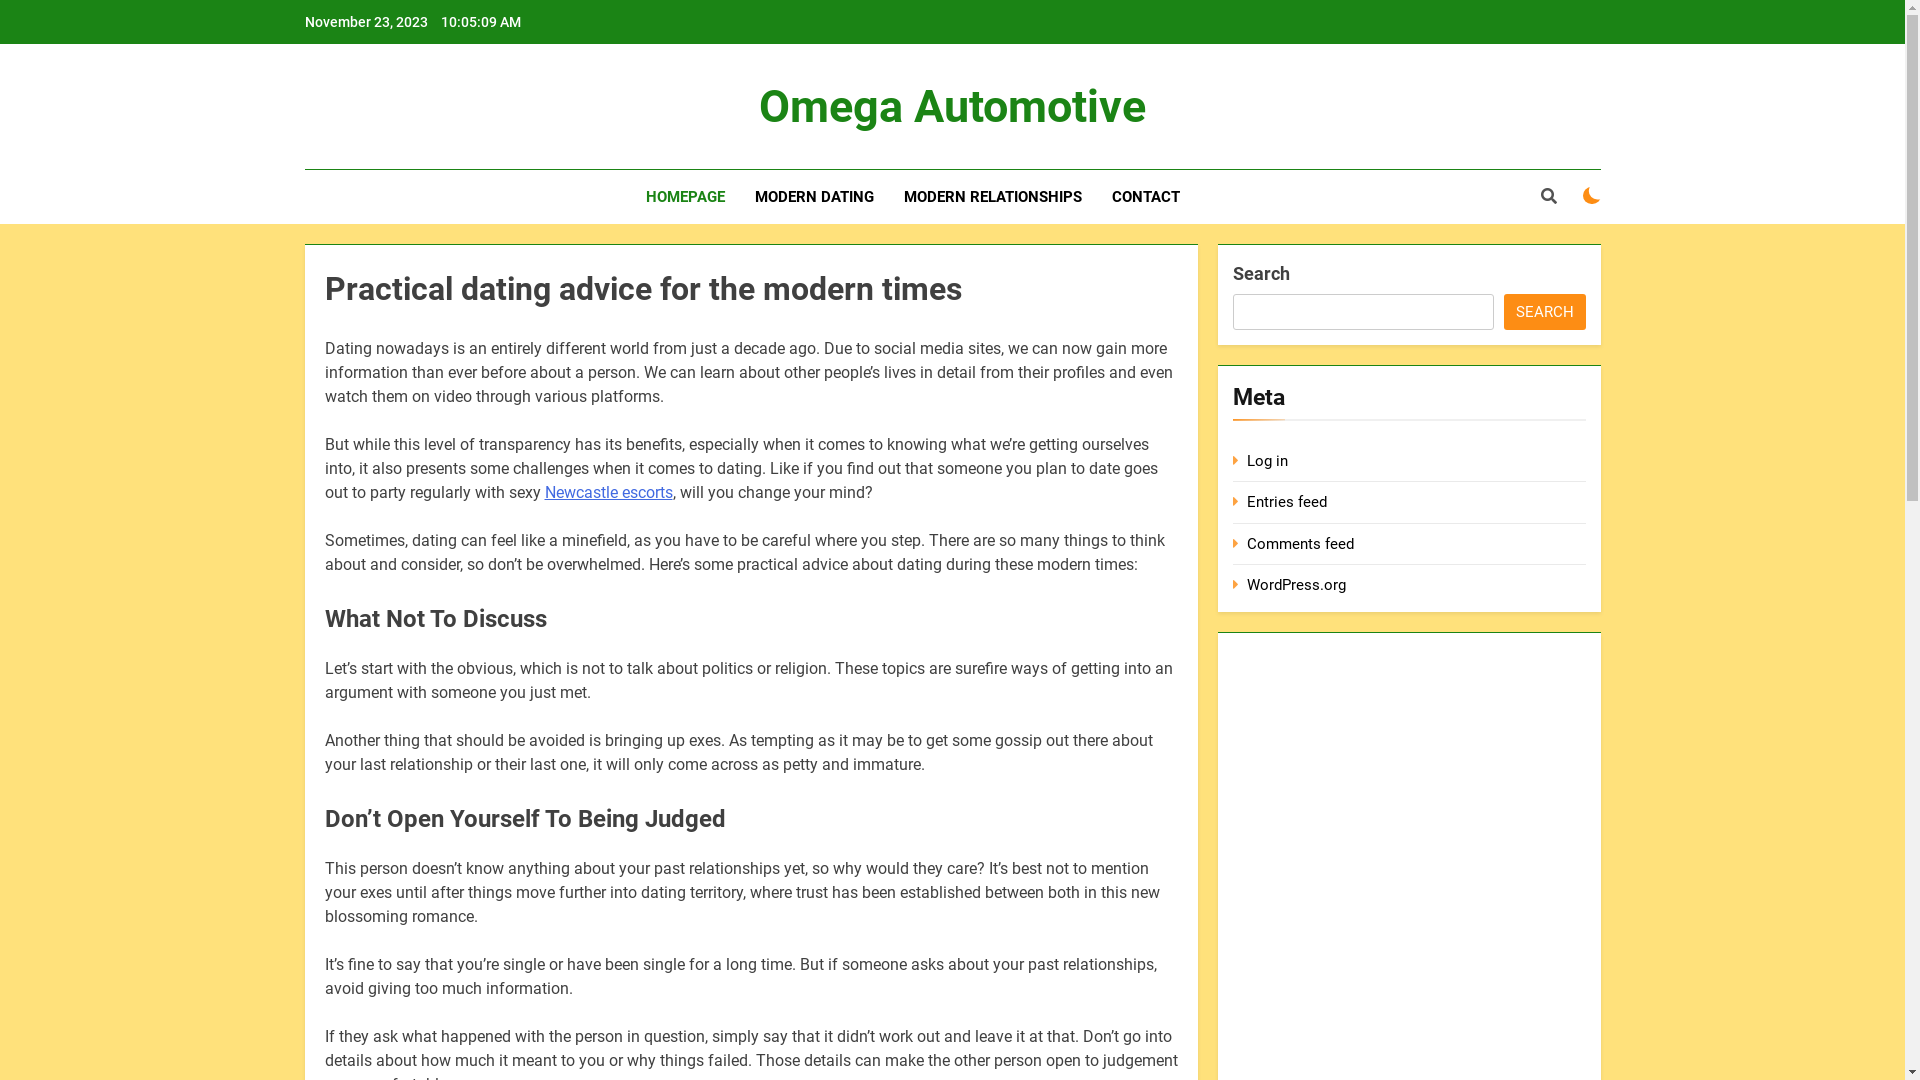 The height and width of the screenshot is (1080, 1920). I want to click on 'SEARCH', so click(1544, 312).